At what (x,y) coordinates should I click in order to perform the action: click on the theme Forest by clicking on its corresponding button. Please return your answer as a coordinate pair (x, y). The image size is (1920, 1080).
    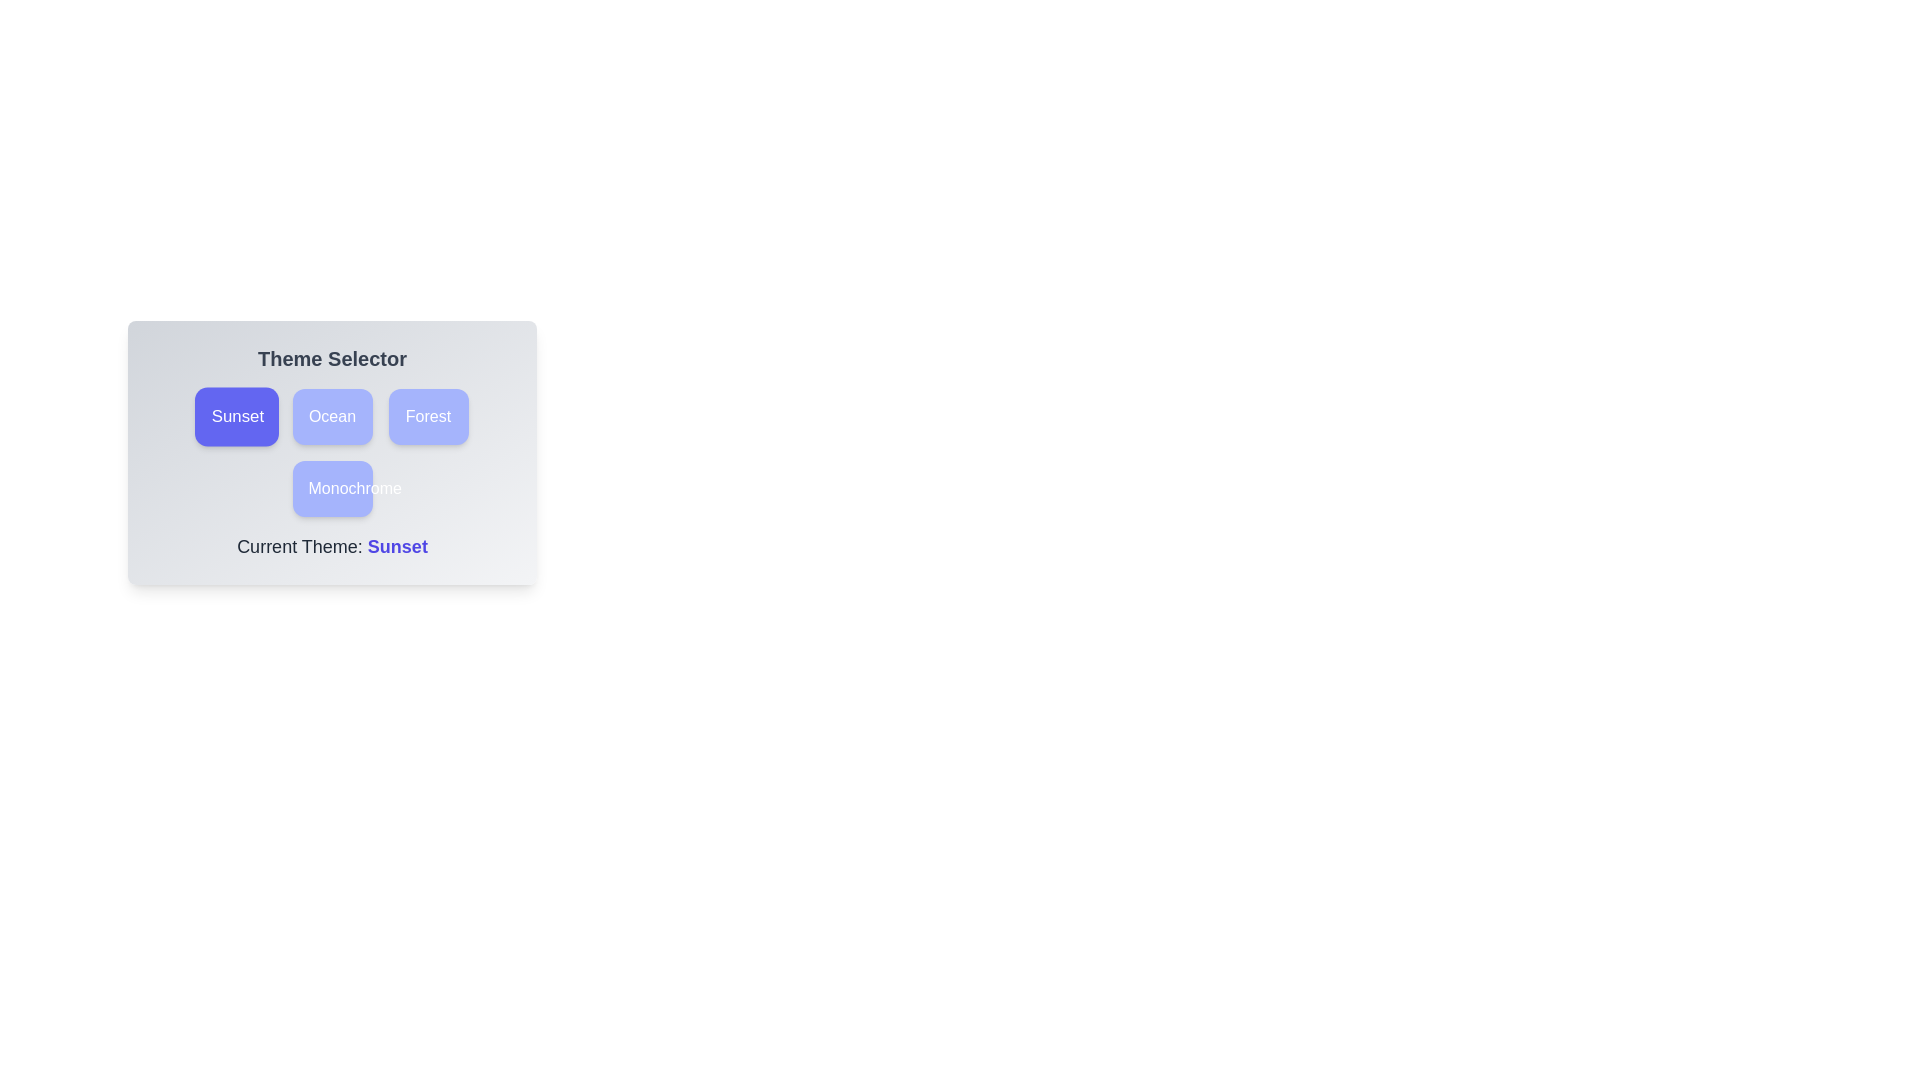
    Looking at the image, I should click on (427, 415).